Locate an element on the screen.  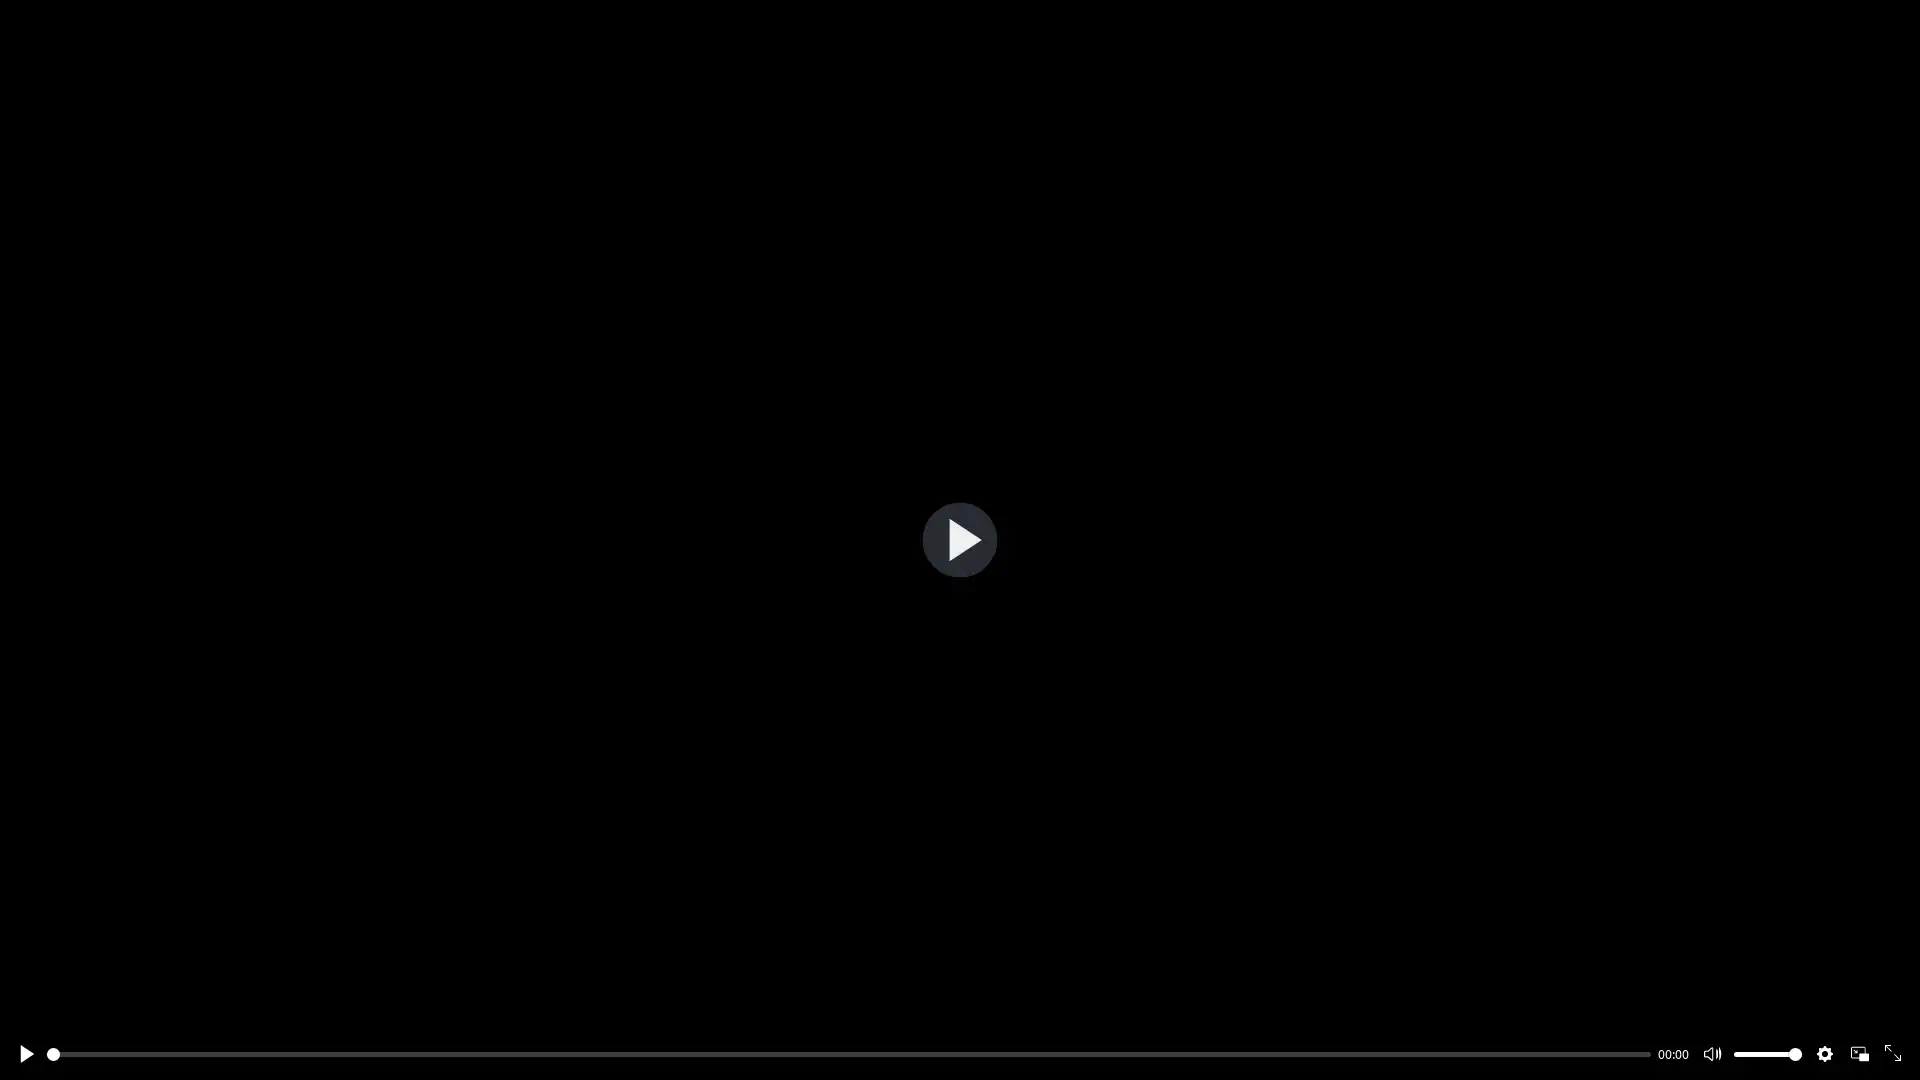
Starta uppspelning, Spelar det forebyggande arbetet nagon roll_ is located at coordinates (25, 1052).